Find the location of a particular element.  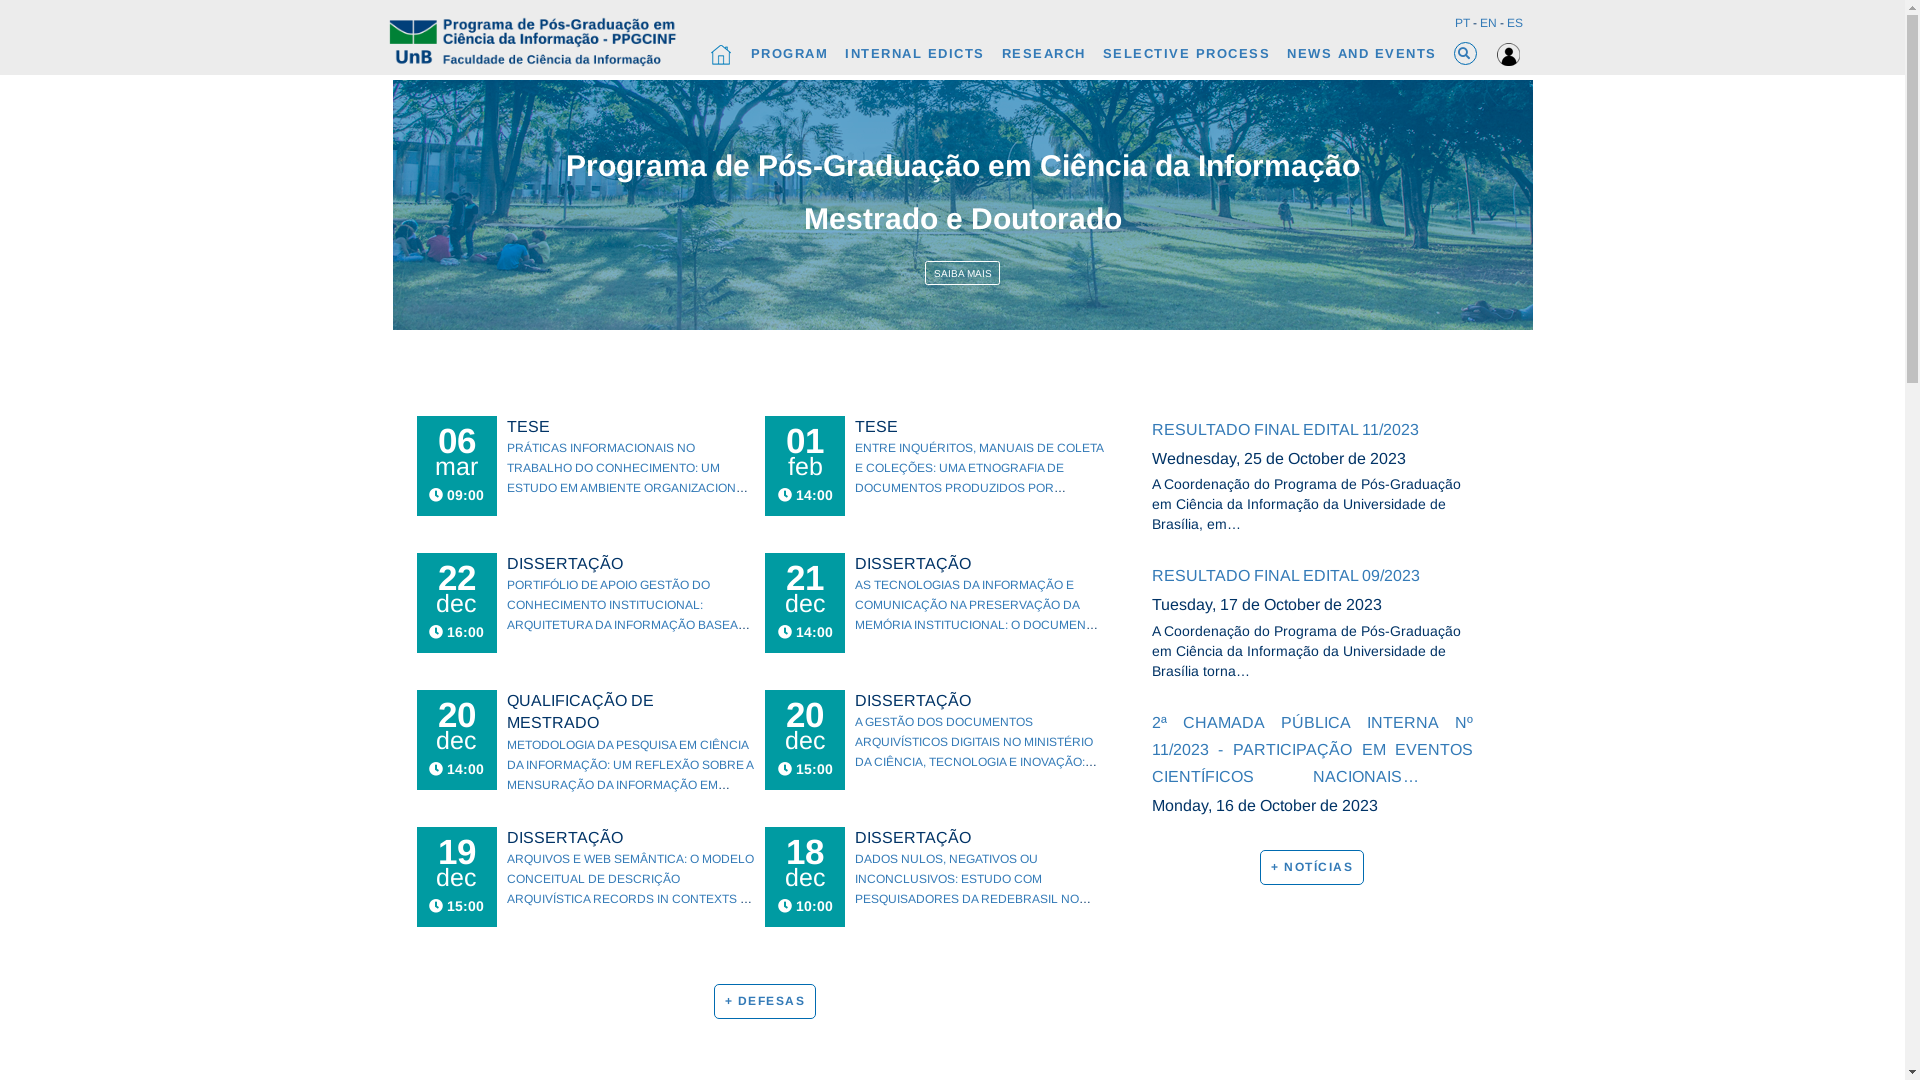

'RESEARCH' is located at coordinates (1002, 52).